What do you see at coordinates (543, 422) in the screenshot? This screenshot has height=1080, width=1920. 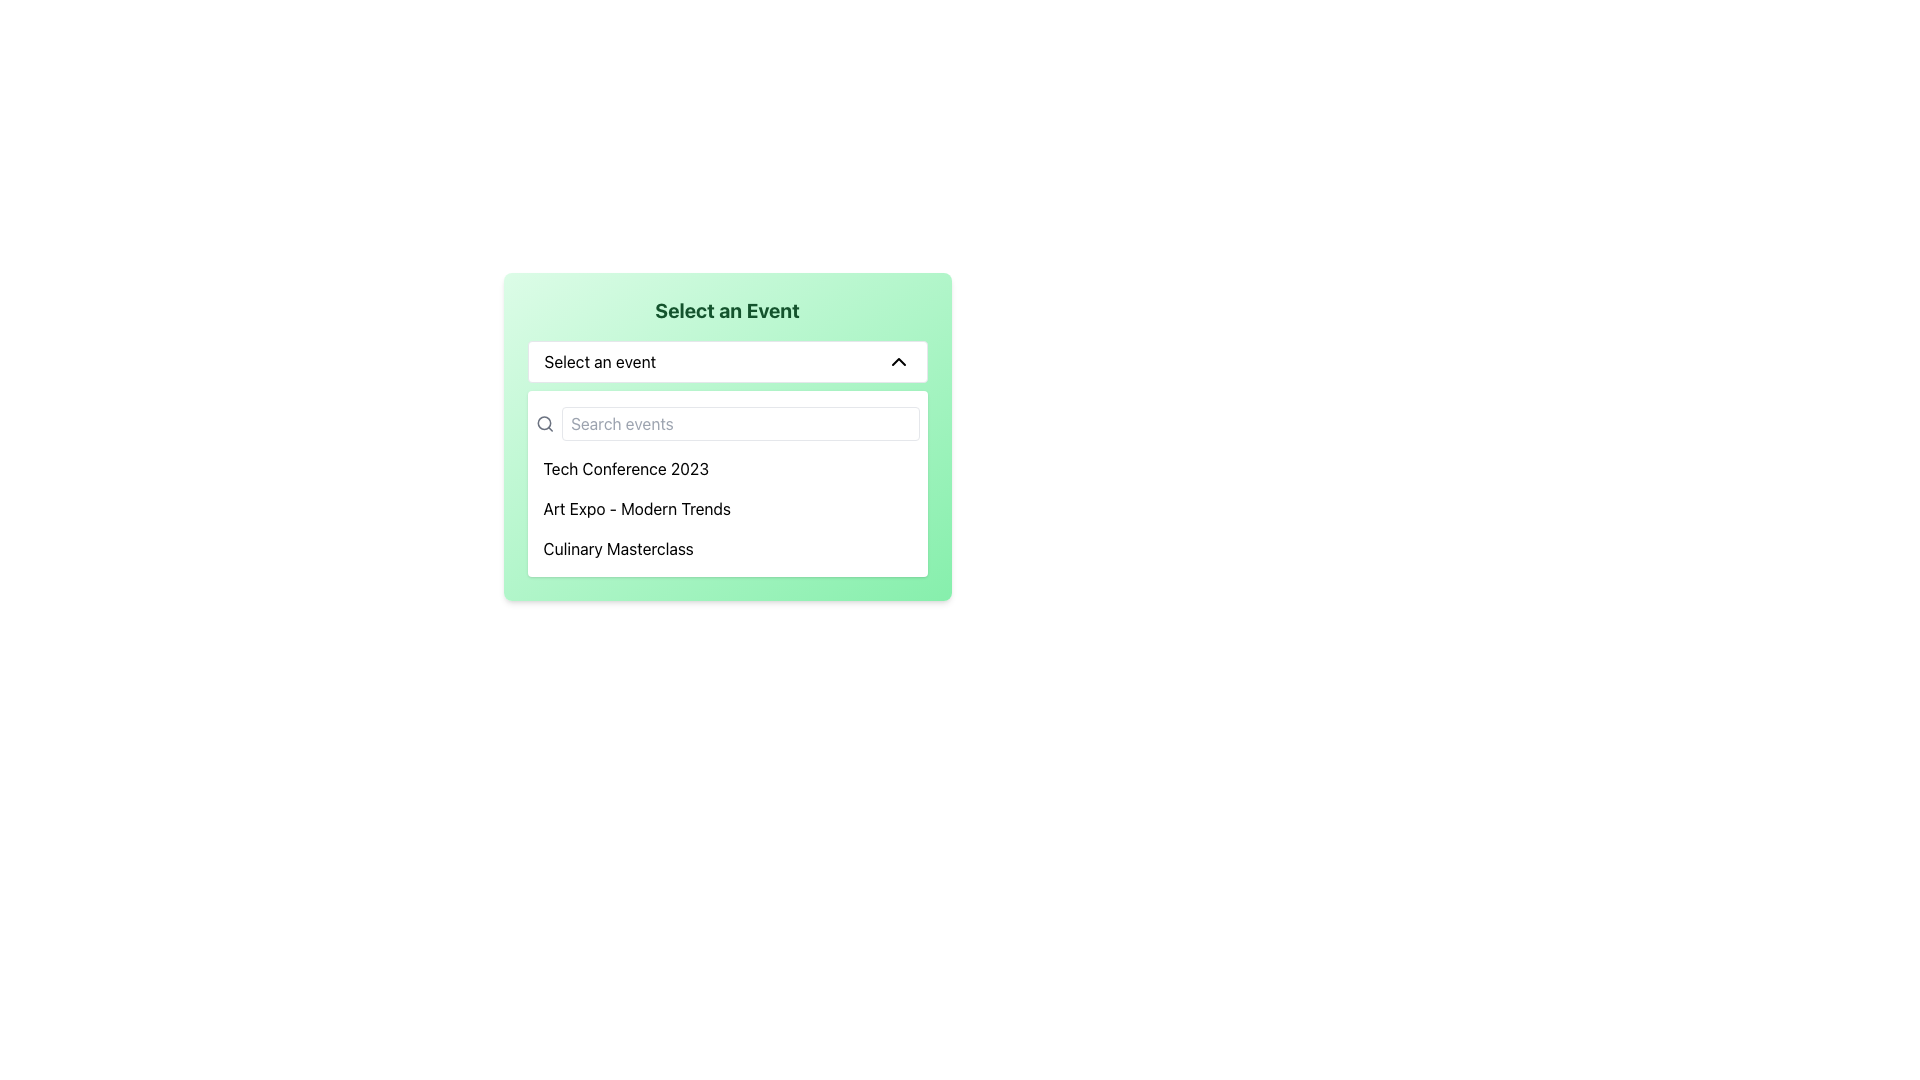 I see `the 8px-radius SVG Circle that represents the search icon within the dropdown menu for event selection` at bounding box center [543, 422].